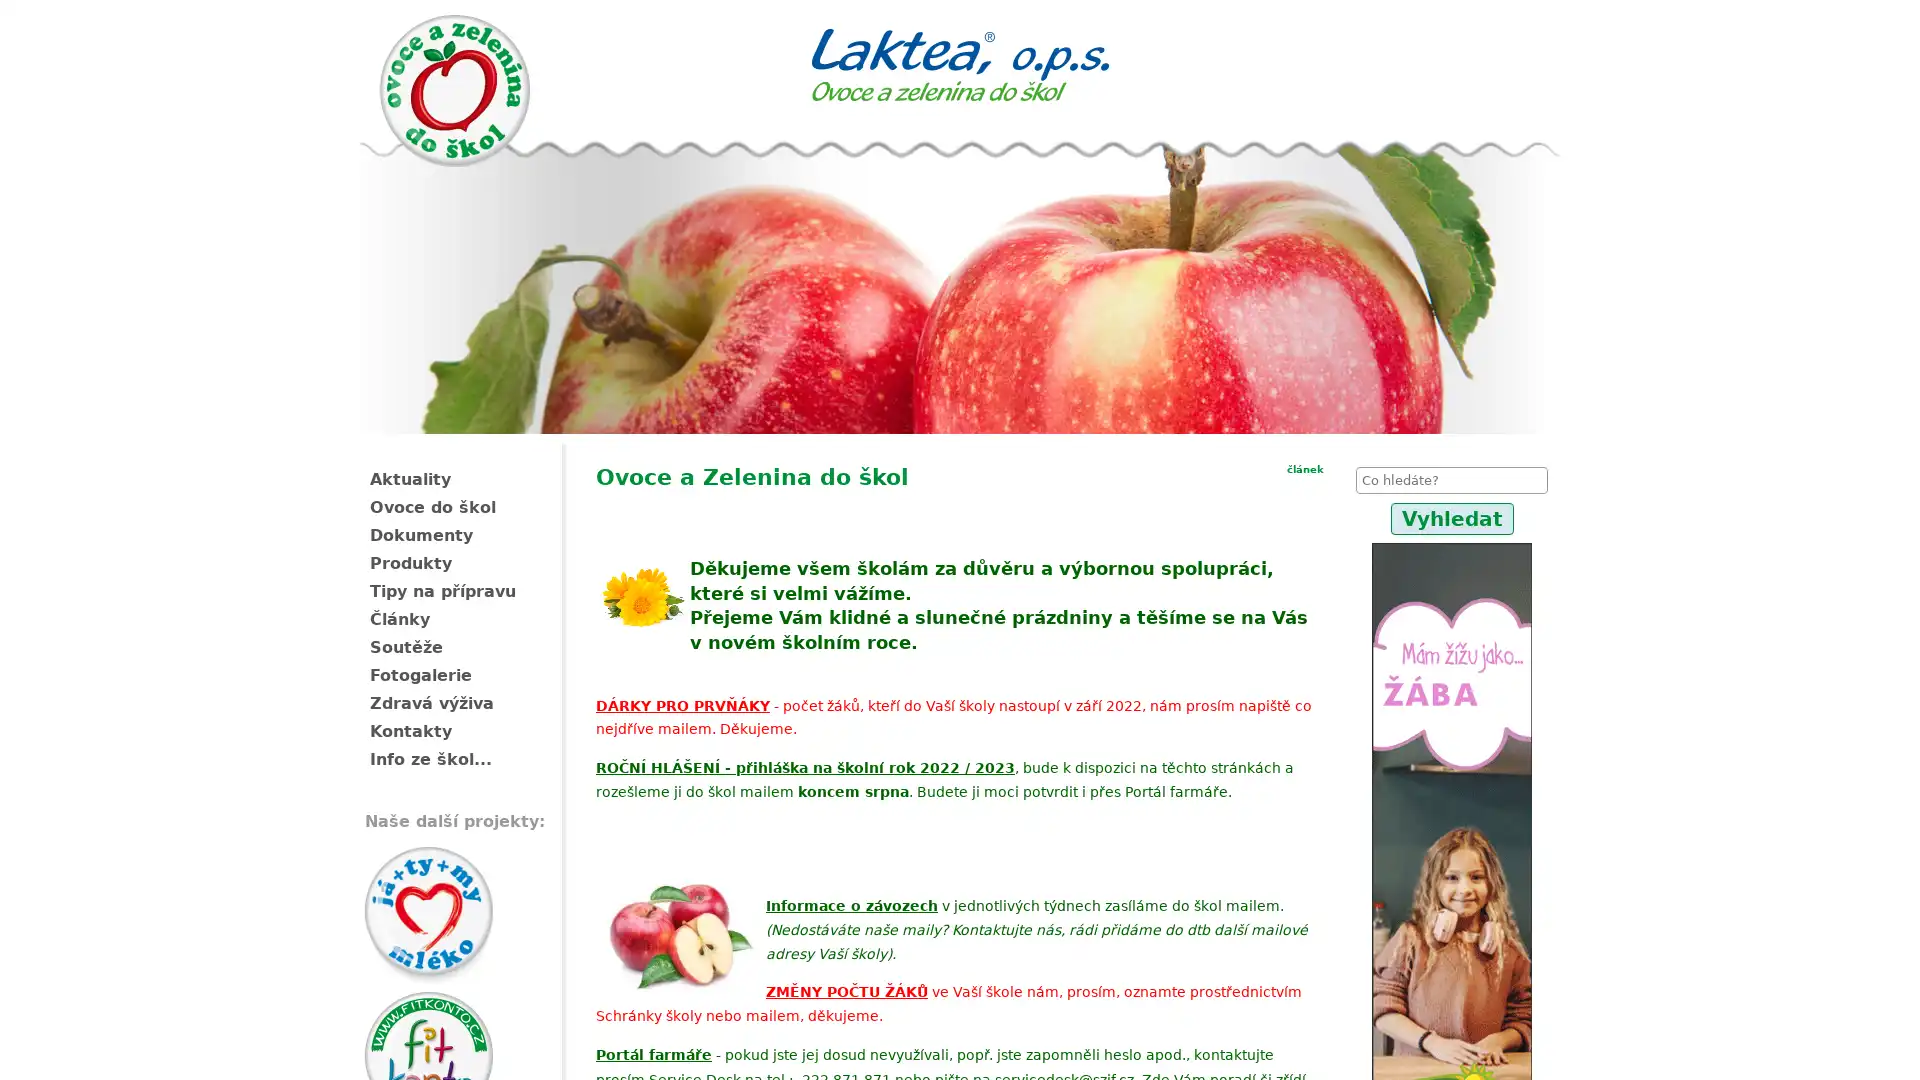 Image resolution: width=1920 pixels, height=1080 pixels. Describe the element at coordinates (1451, 518) in the screenshot. I see `Vyhledat` at that location.